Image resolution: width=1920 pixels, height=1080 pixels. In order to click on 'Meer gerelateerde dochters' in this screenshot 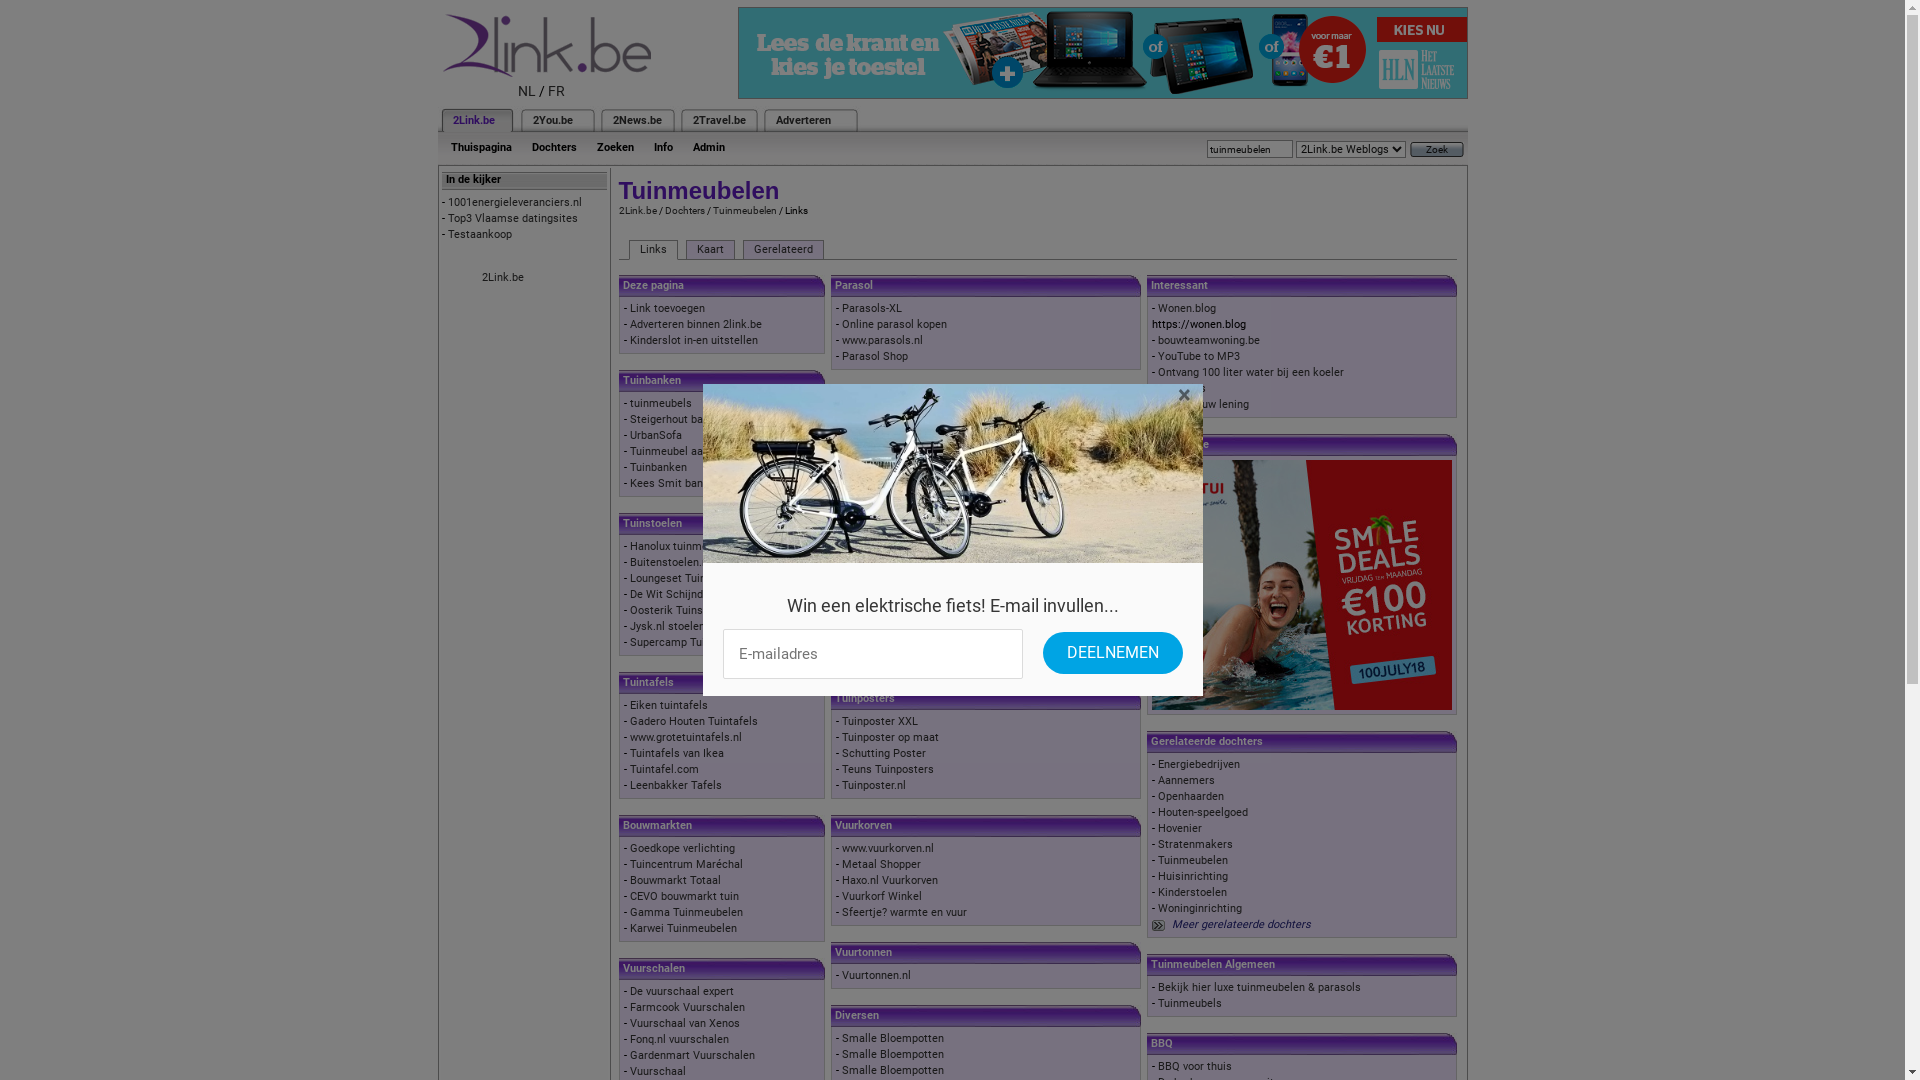, I will do `click(1240, 924)`.